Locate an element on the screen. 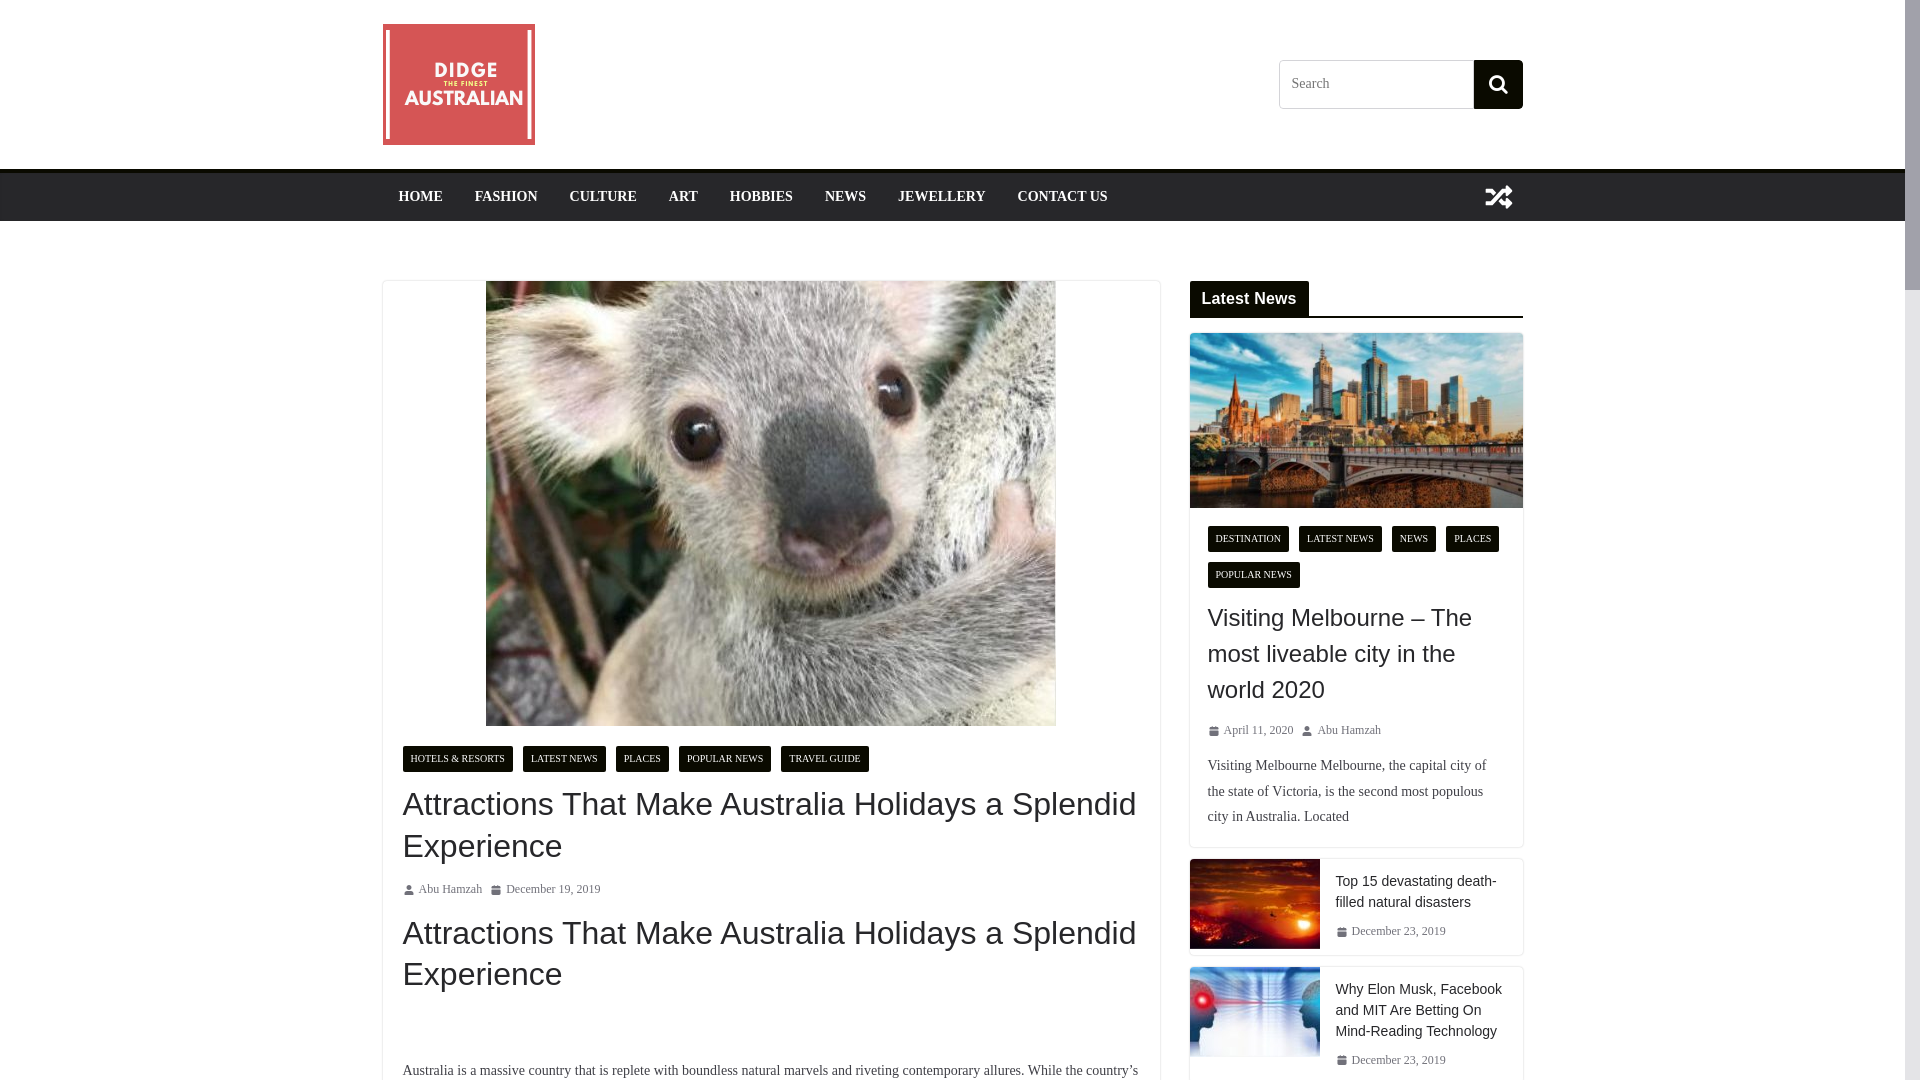 The image size is (1920, 1080). 'View a random post' is located at coordinates (1497, 196).